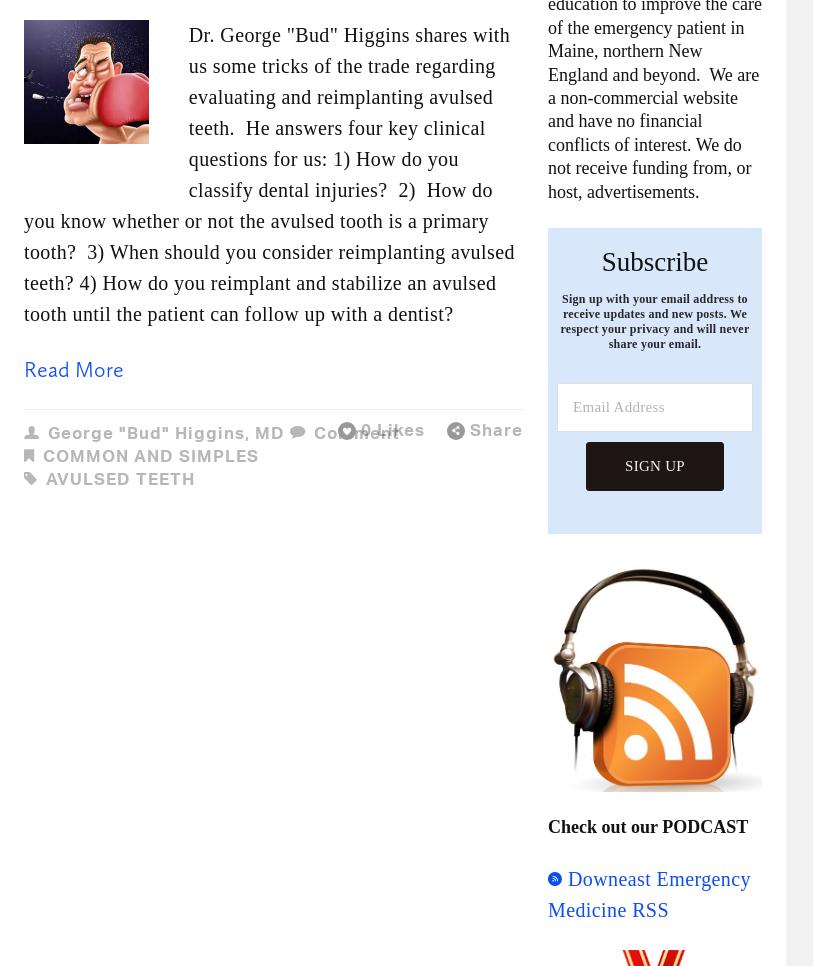  I want to click on 'Dr. George "Bud" Higgins shares with us some tricks of the trade regarding evaluating and reimplanting avulsed teeth.  He answers four key clinical questions for us: 1) How do you classify dental injuries?  2)  How do you know whether or not the avulsed tooth is a primary tooth?  3) When should you consider reimplanting avulsed teeth? 4) How do you reimplant and stabilize an avulsed tooth until the patient can follow up with a dentist?', so click(268, 172).